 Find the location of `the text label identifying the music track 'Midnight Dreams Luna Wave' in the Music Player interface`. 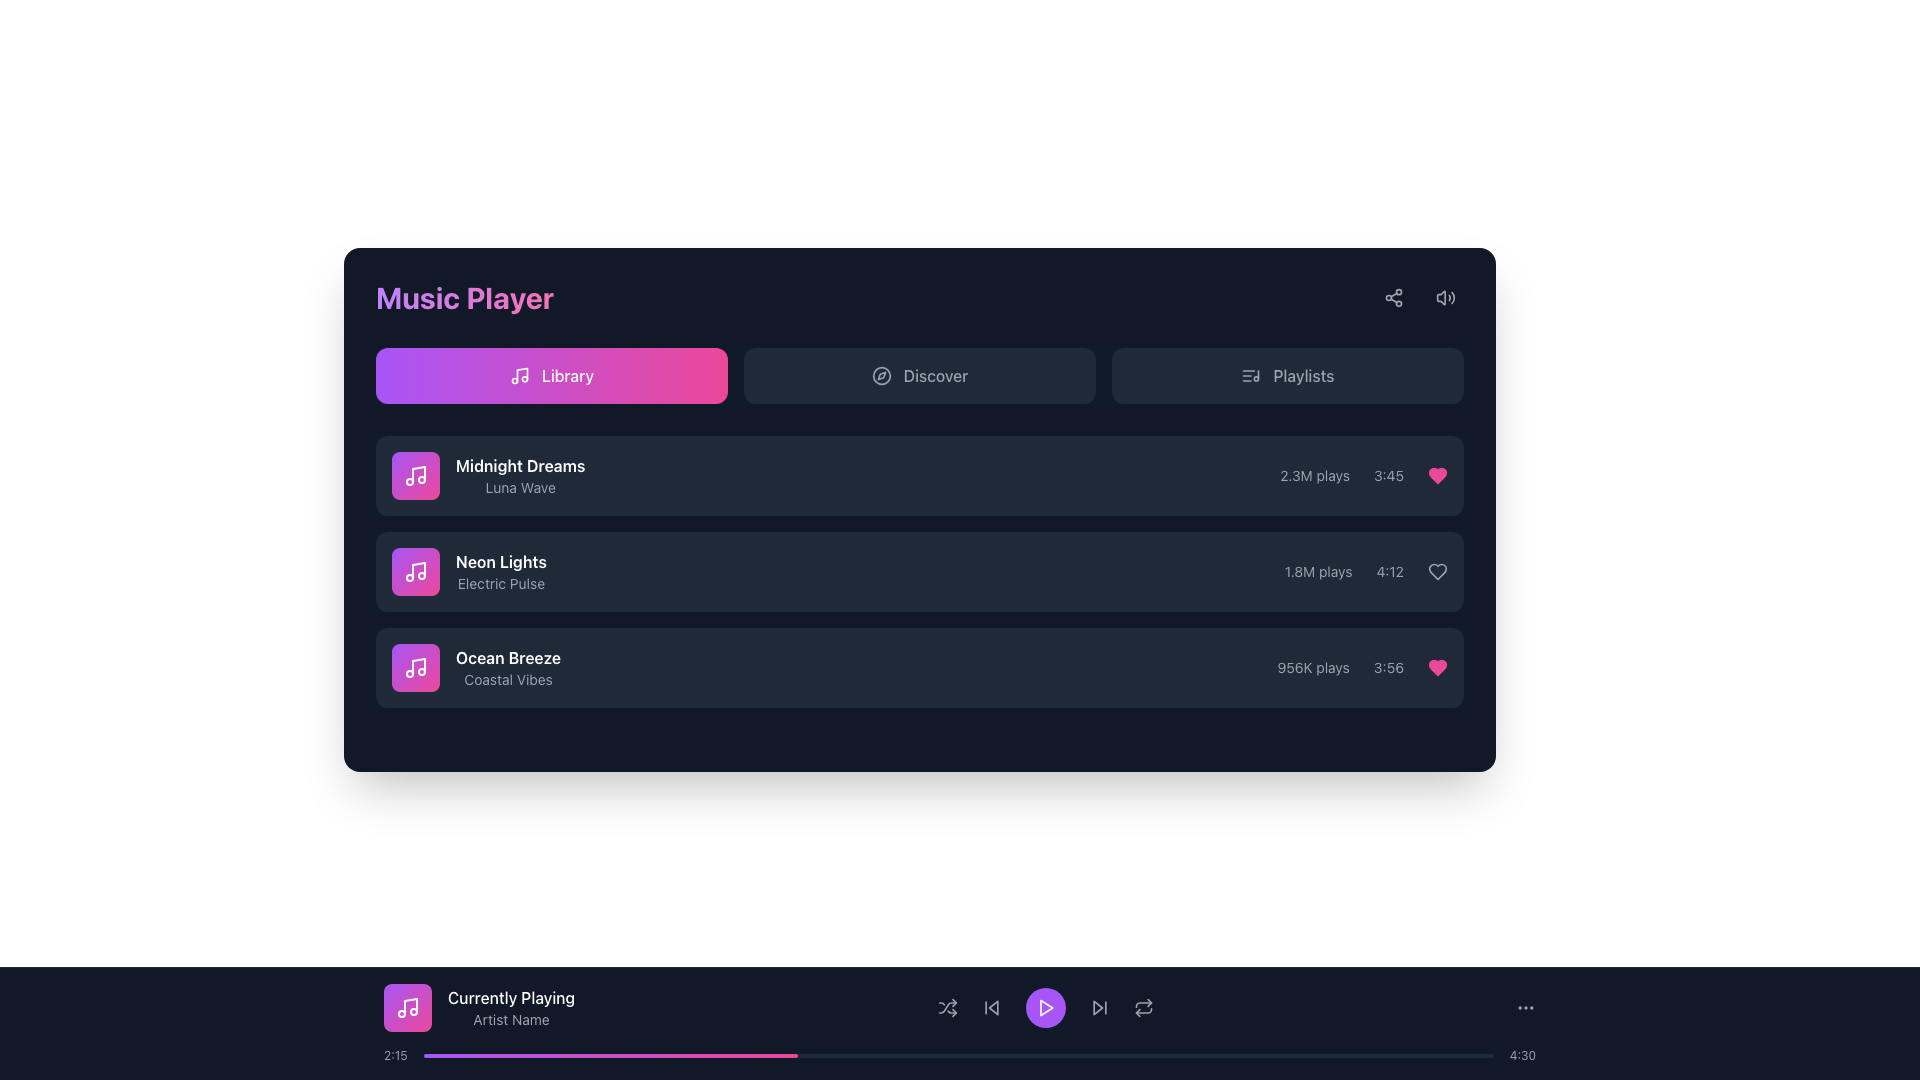

the text label identifying the music track 'Midnight Dreams Luna Wave' in the Music Player interface is located at coordinates (520, 466).